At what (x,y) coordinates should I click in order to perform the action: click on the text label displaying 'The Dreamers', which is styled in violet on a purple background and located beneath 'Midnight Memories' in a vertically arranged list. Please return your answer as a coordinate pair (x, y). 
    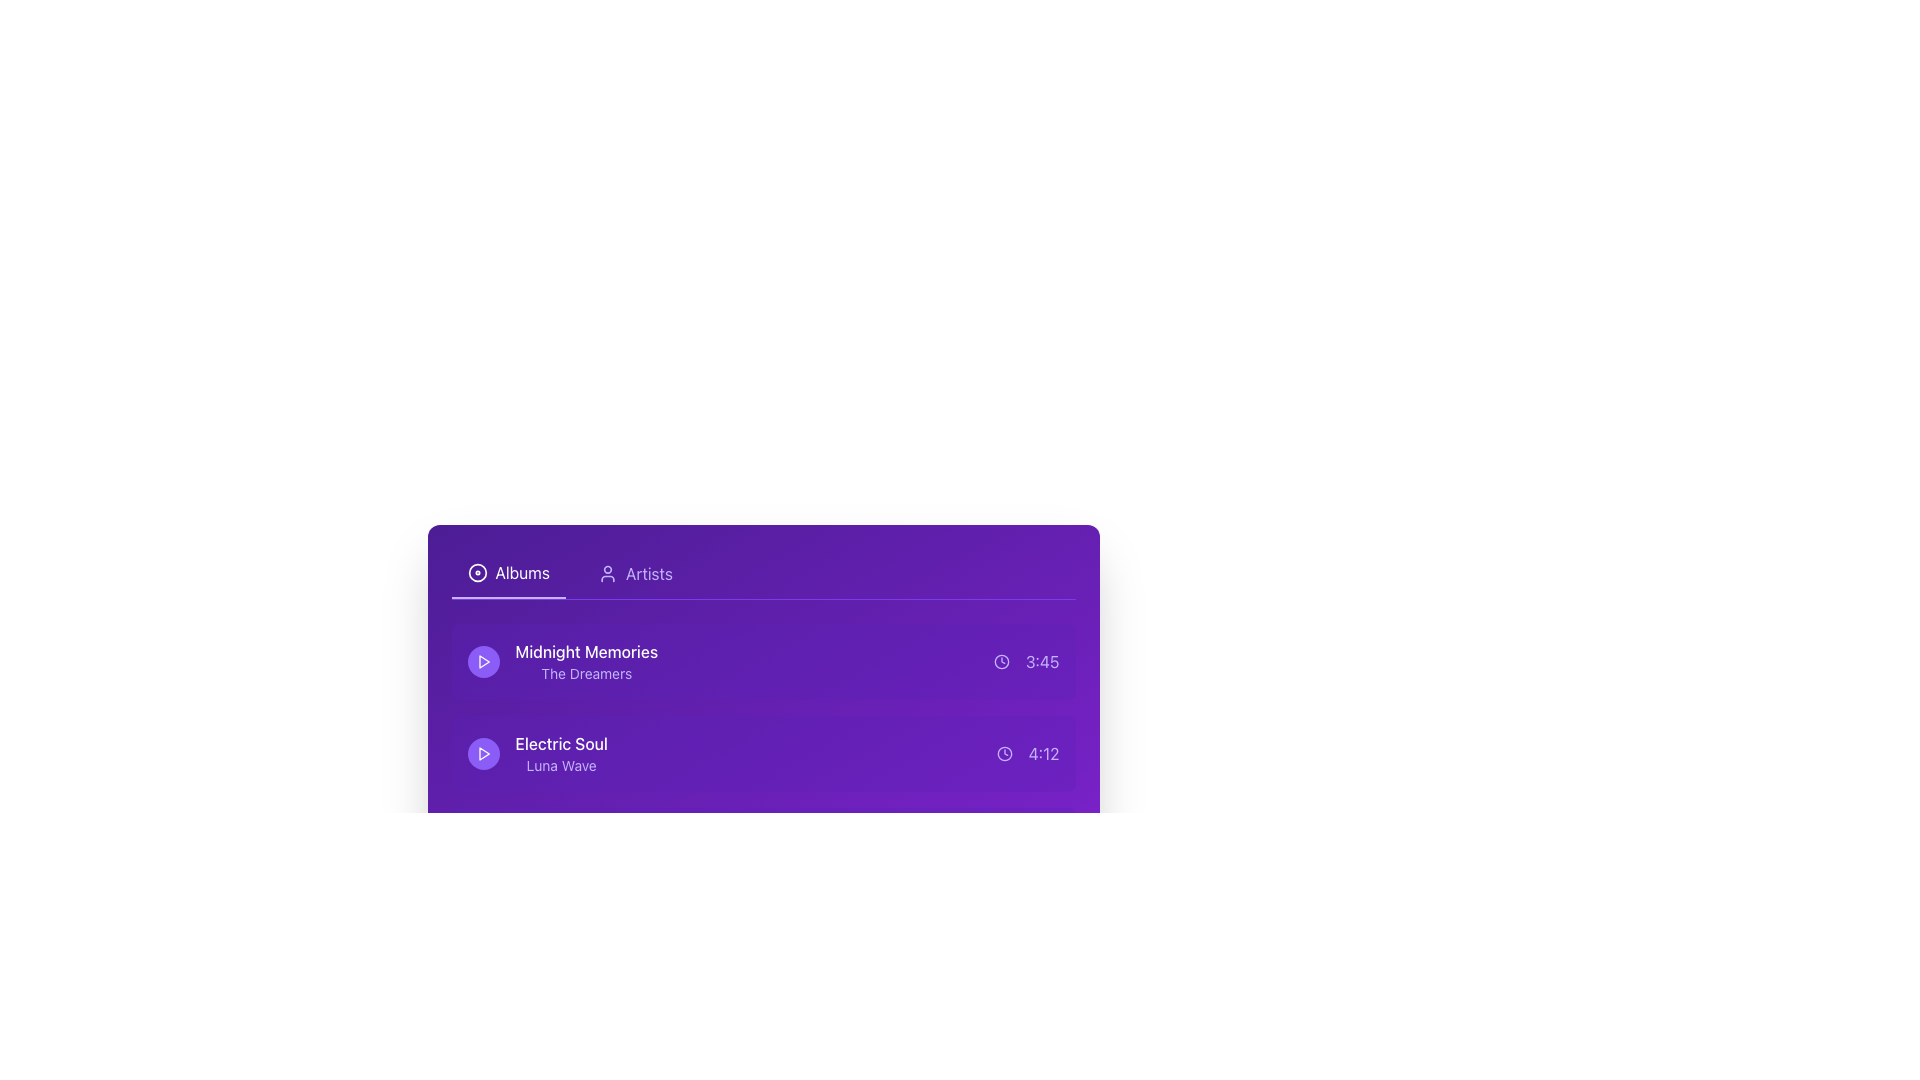
    Looking at the image, I should click on (585, 674).